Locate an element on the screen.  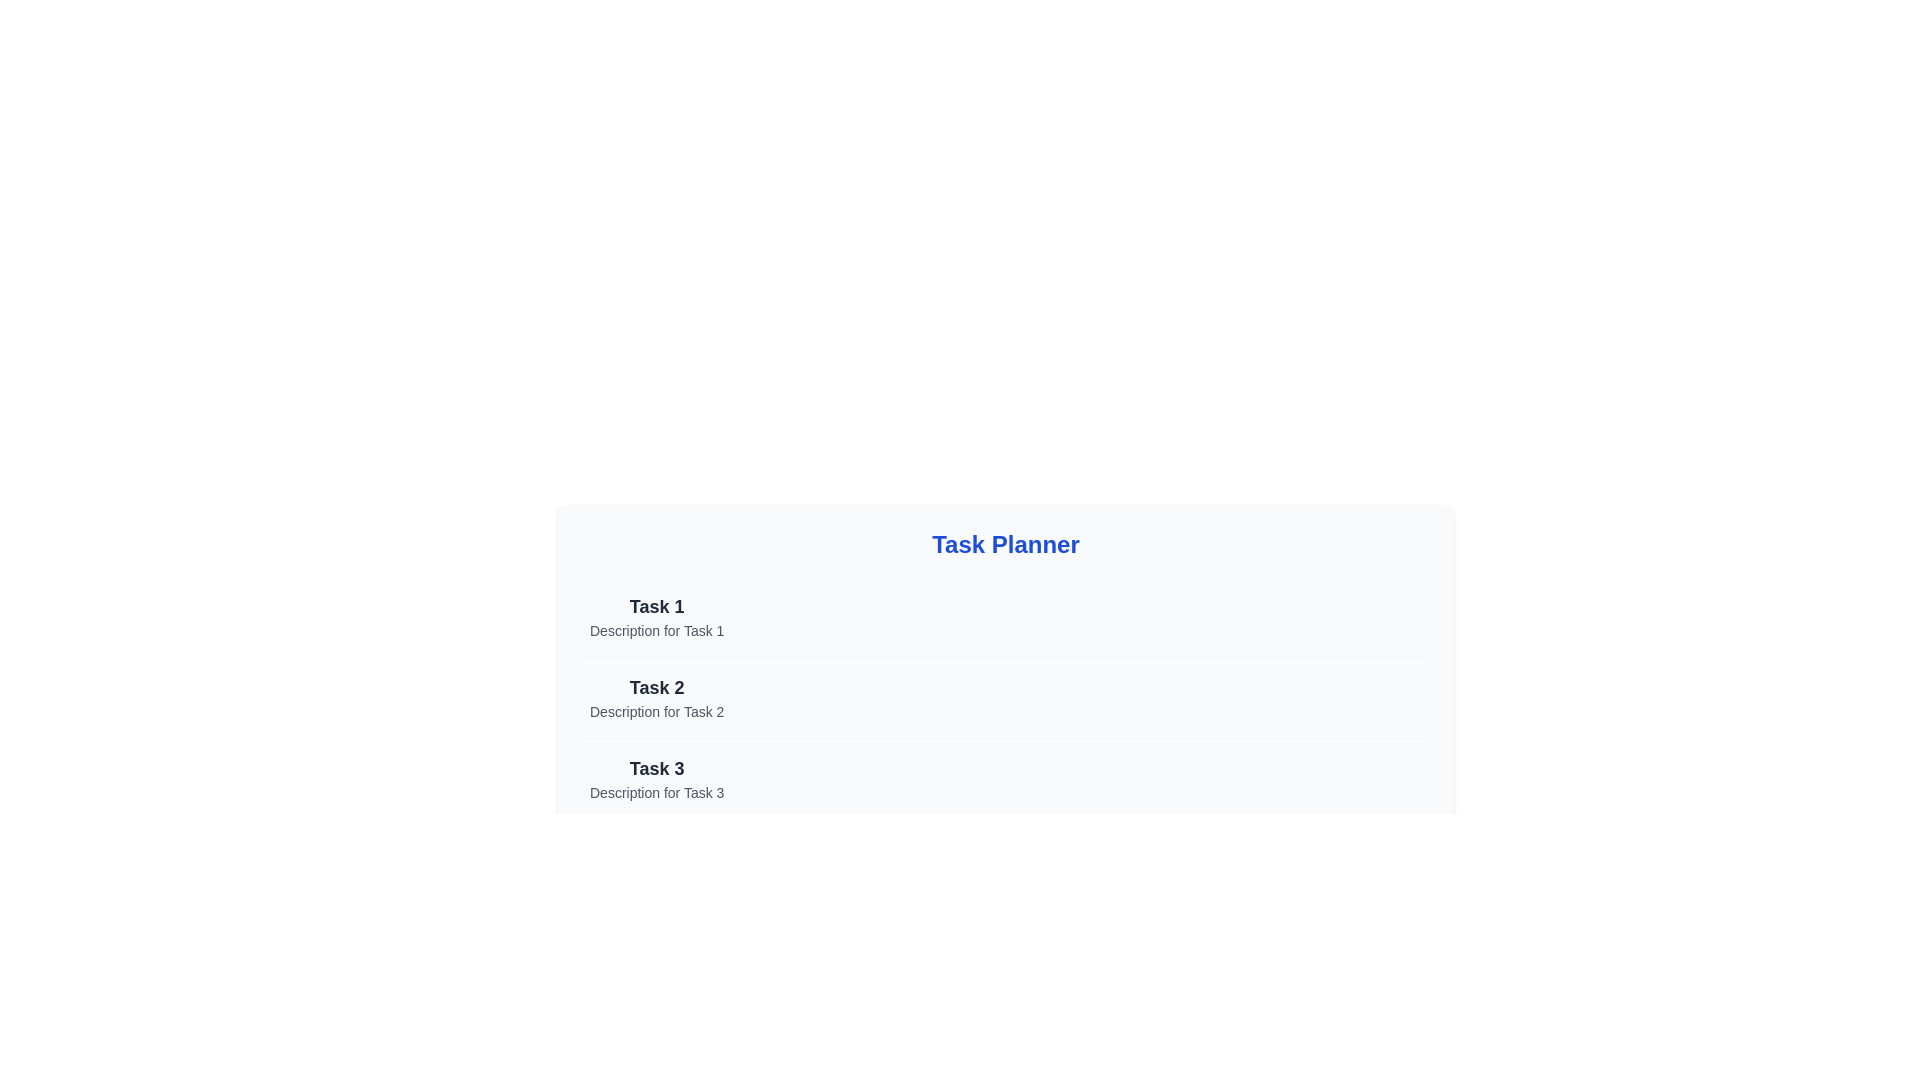
the second list item which provides details about 'Task 2', positioned between 'Task 1' and 'Task 3' is located at coordinates (1006, 696).